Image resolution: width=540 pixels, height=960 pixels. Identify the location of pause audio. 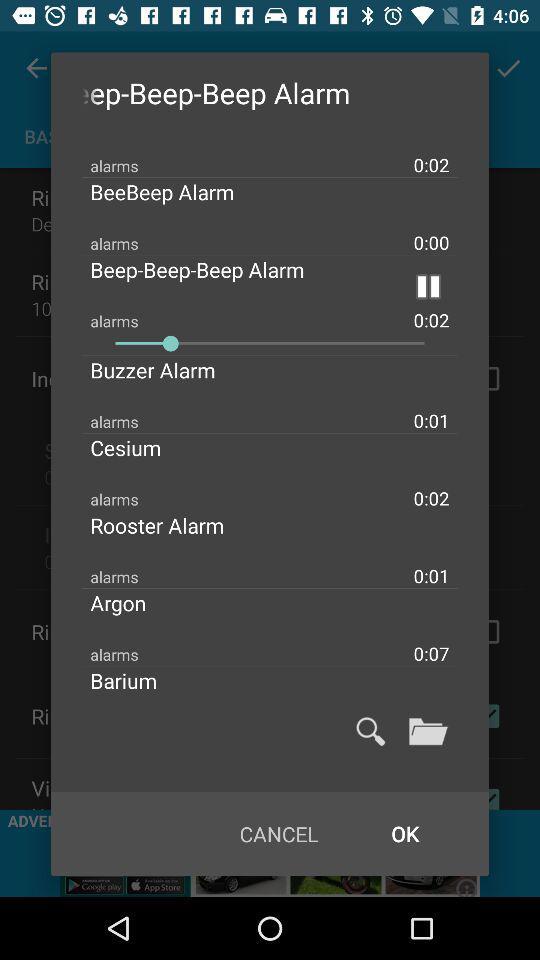
(427, 285).